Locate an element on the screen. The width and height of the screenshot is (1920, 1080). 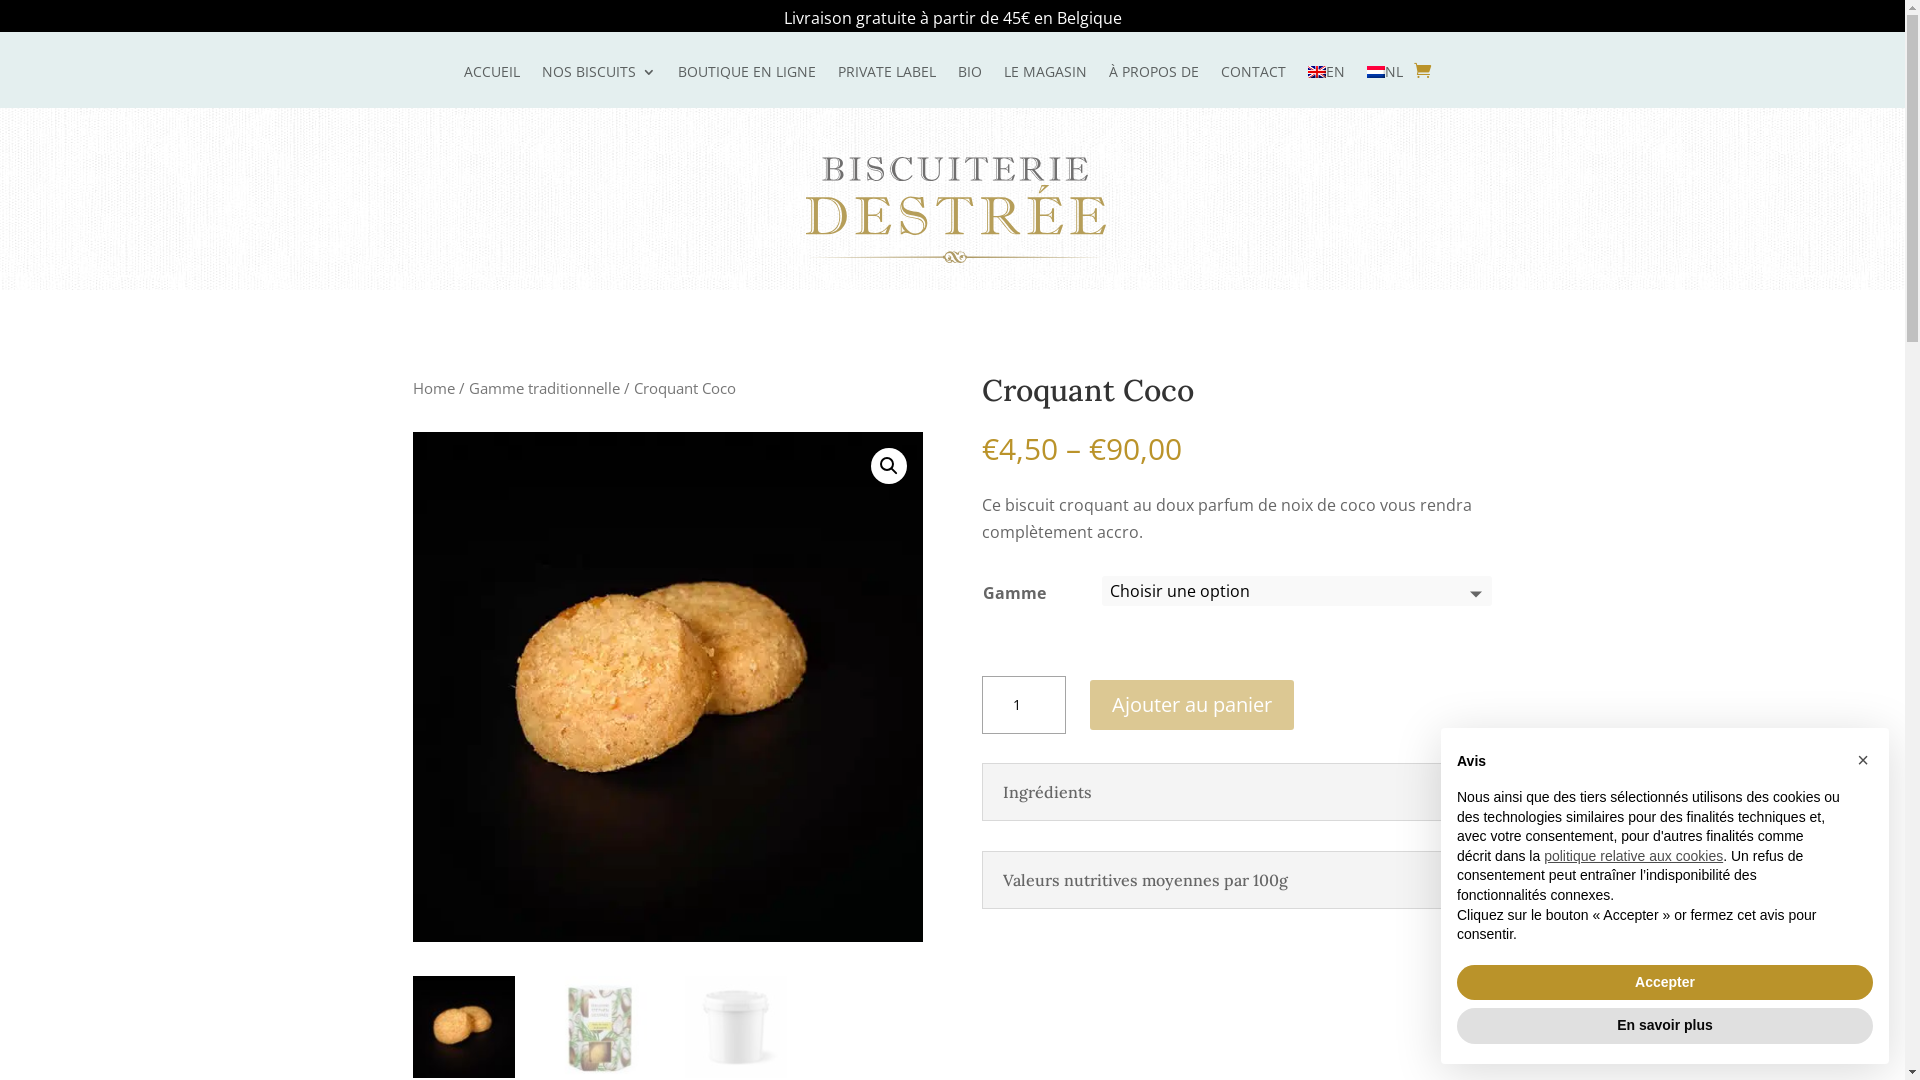
'CONTACT' is located at coordinates (1251, 85).